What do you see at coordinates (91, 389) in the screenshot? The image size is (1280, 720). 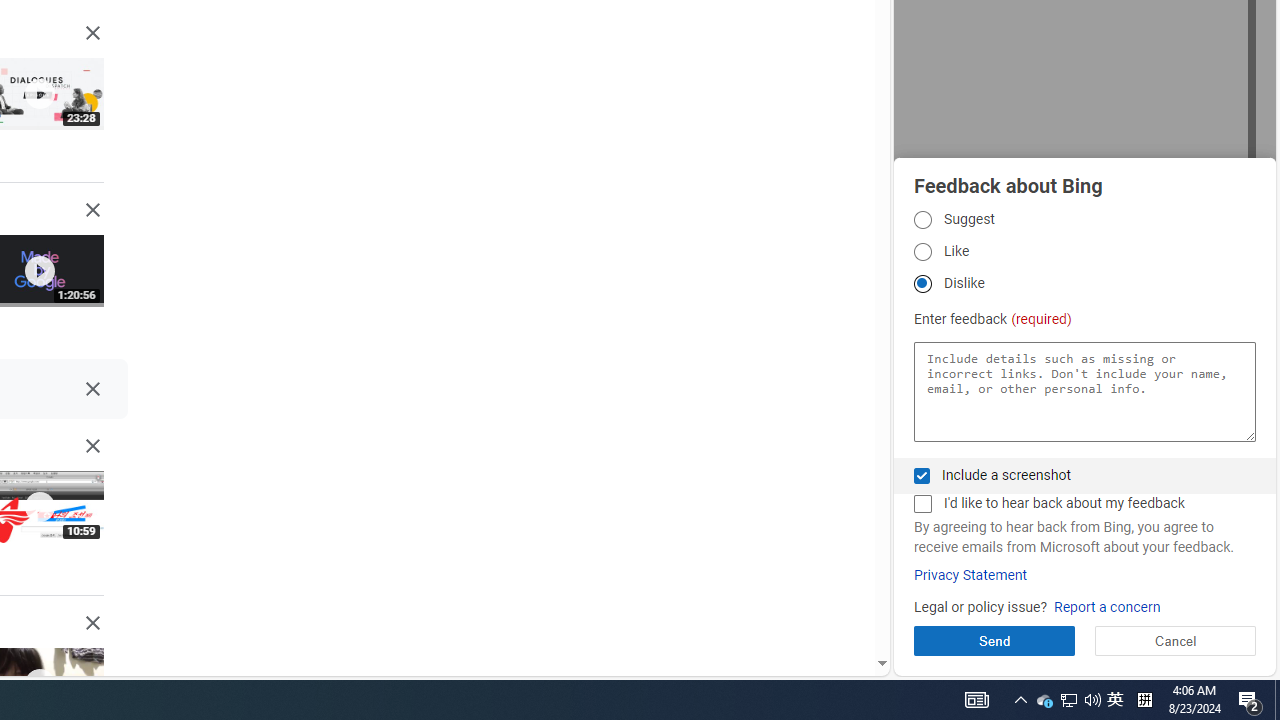 I see `'Class: DI7Mnf NMm5M'` at bounding box center [91, 389].